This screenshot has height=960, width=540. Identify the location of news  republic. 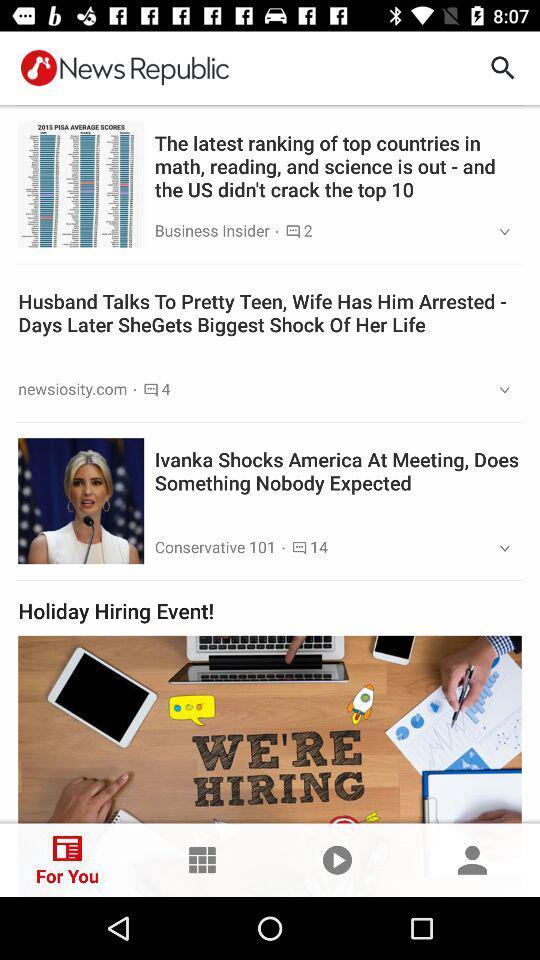
(125, 68).